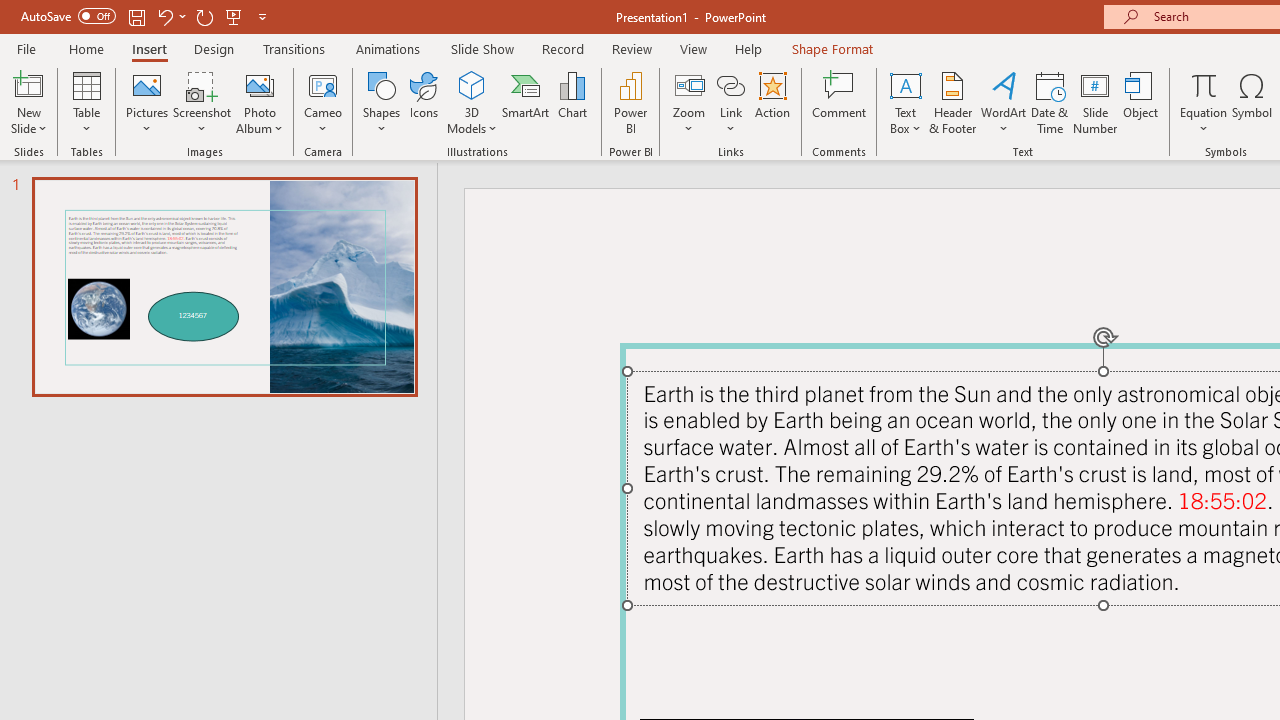 This screenshot has height=720, width=1280. What do you see at coordinates (1004, 103) in the screenshot?
I see `'WordArt'` at bounding box center [1004, 103].